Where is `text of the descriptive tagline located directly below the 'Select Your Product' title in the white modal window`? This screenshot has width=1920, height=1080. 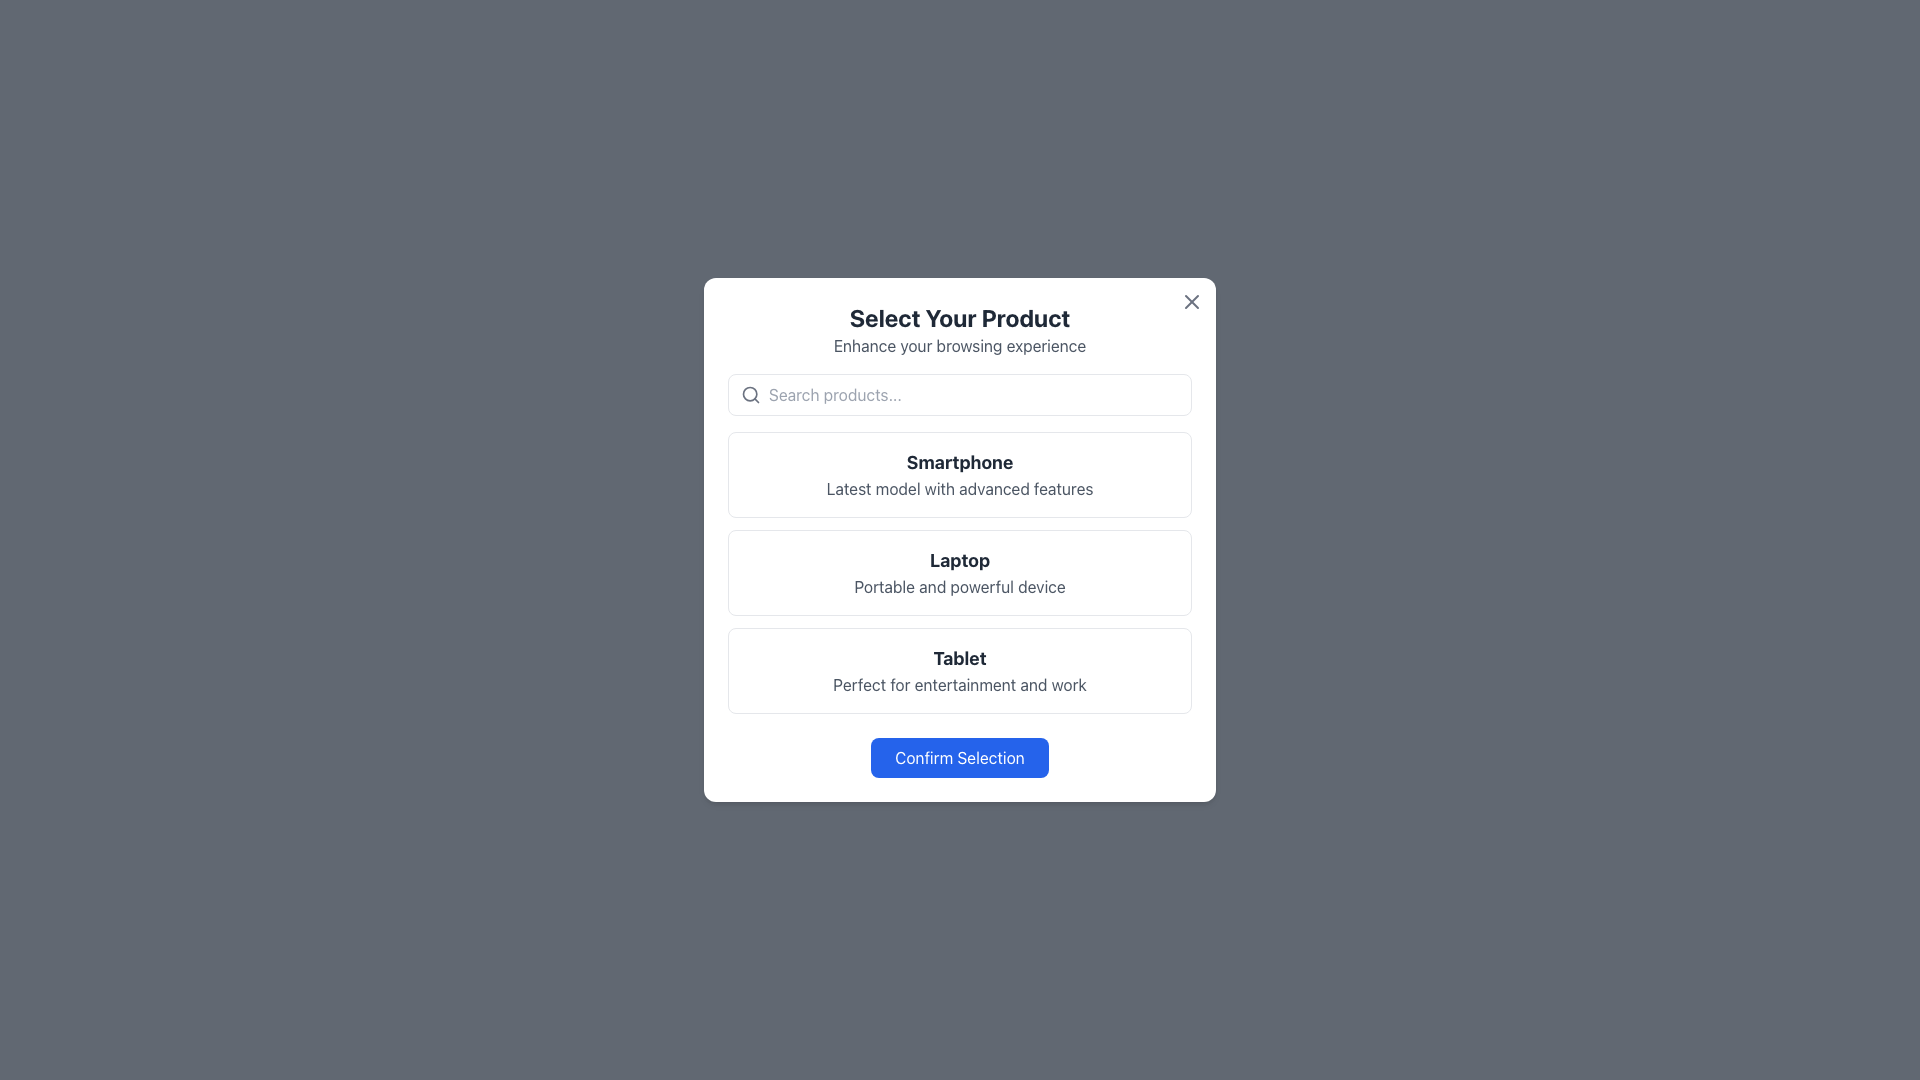
text of the descriptive tagline located directly below the 'Select Your Product' title in the white modal window is located at coordinates (960, 345).